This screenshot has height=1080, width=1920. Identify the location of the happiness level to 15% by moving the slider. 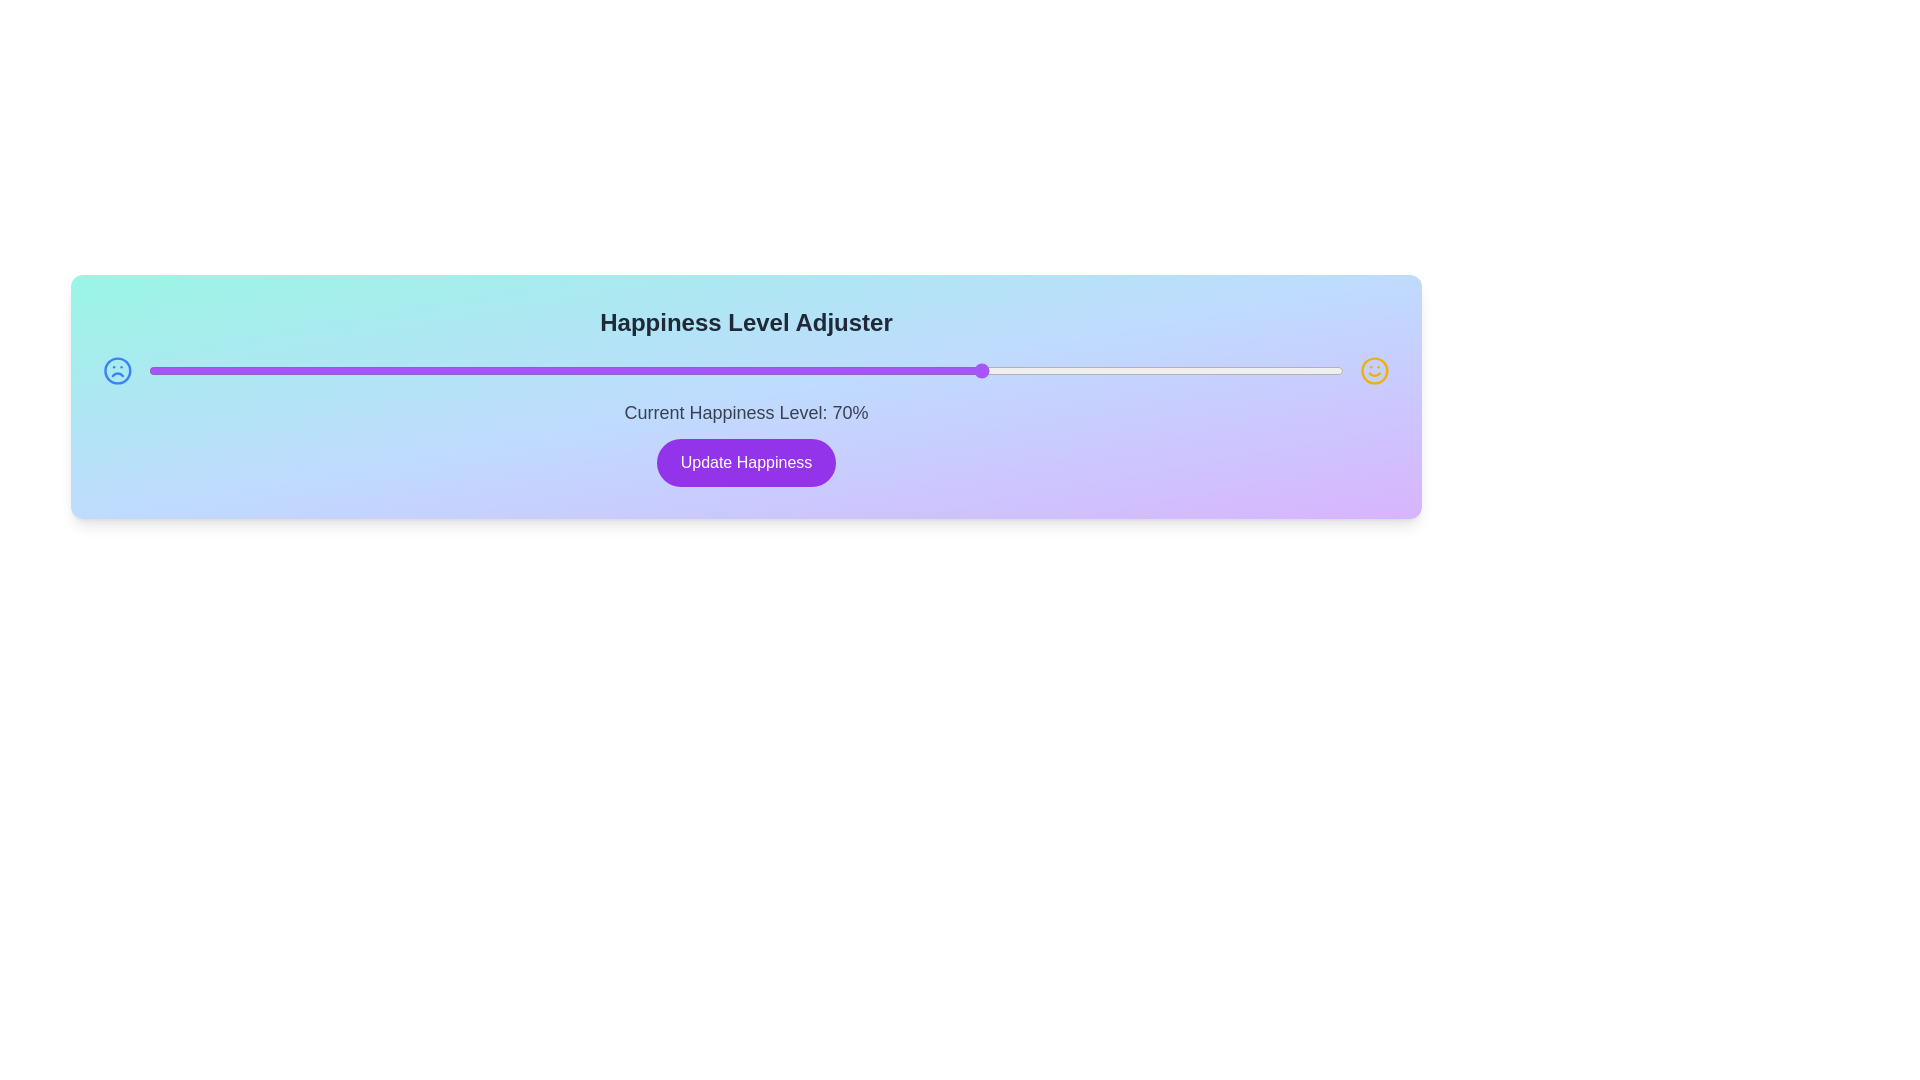
(328, 370).